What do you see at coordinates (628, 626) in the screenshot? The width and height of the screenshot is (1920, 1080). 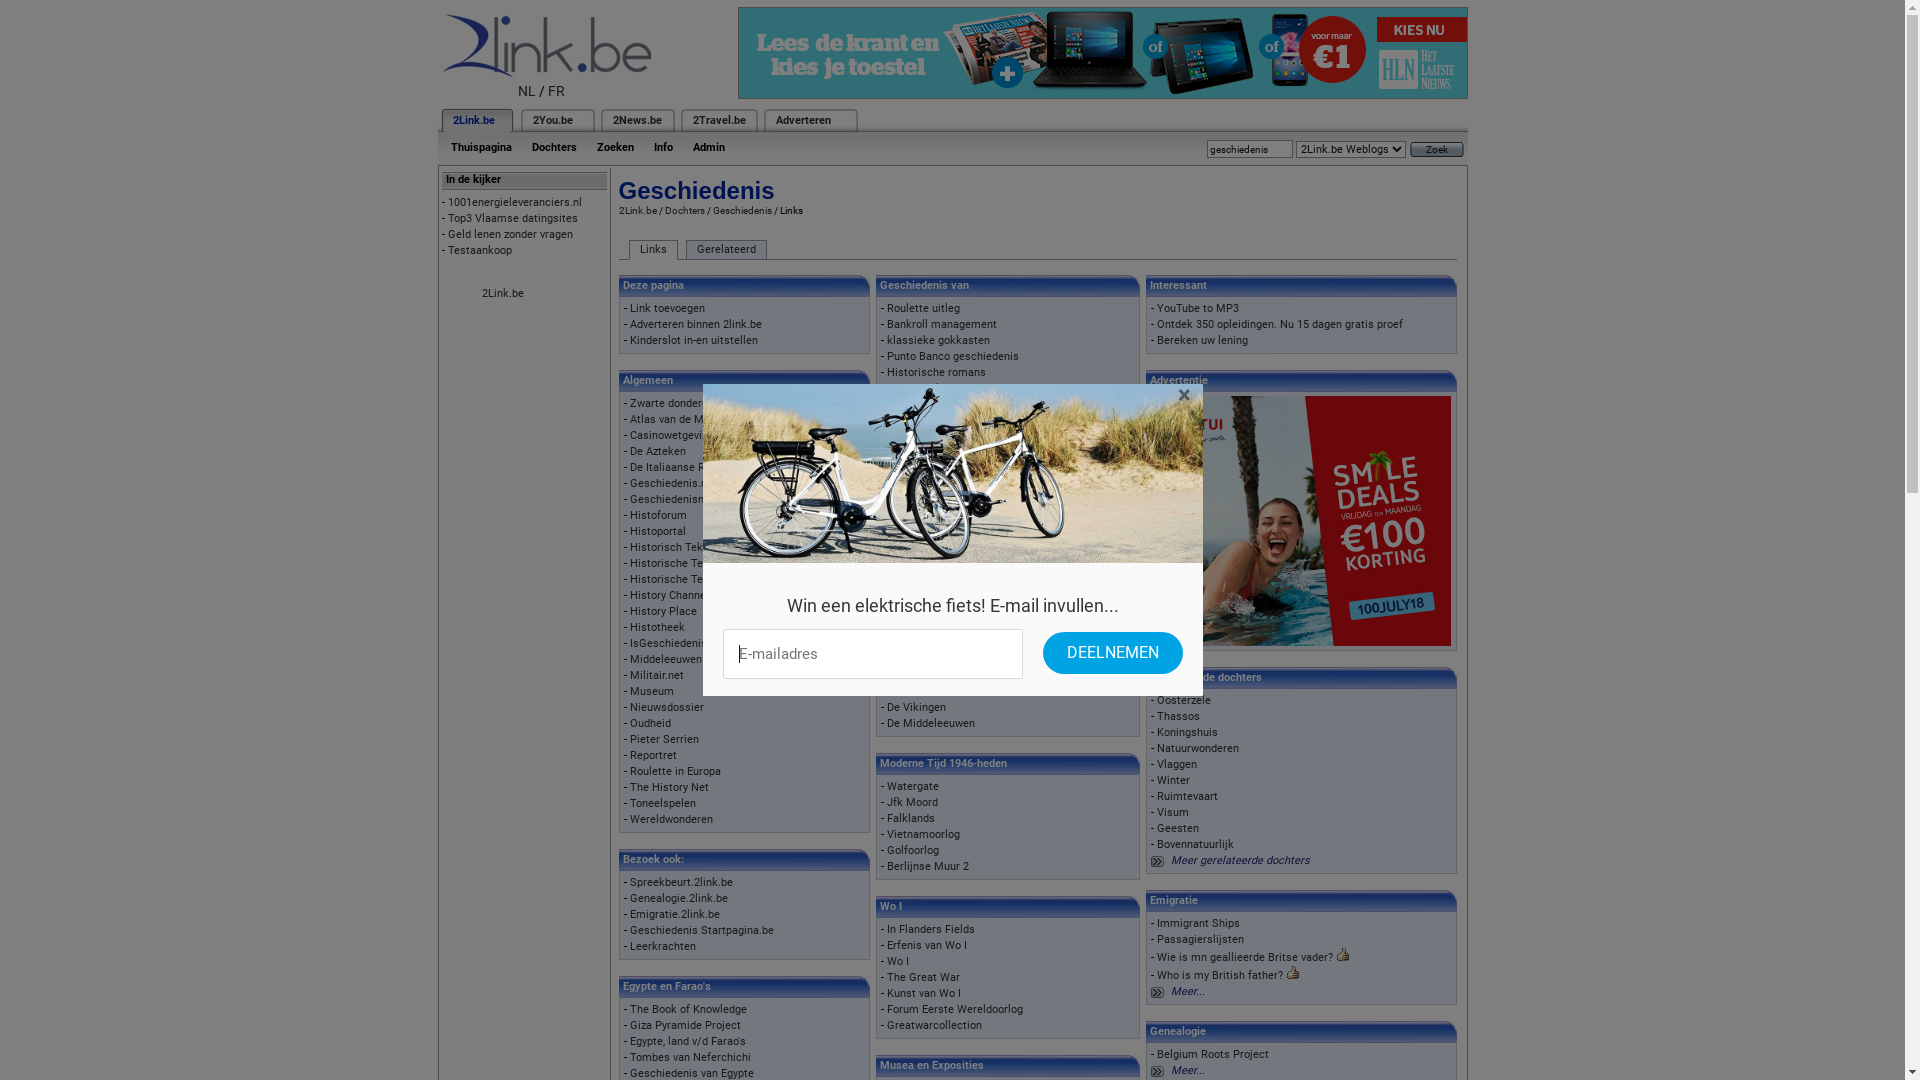 I see `'Histotheek'` at bounding box center [628, 626].